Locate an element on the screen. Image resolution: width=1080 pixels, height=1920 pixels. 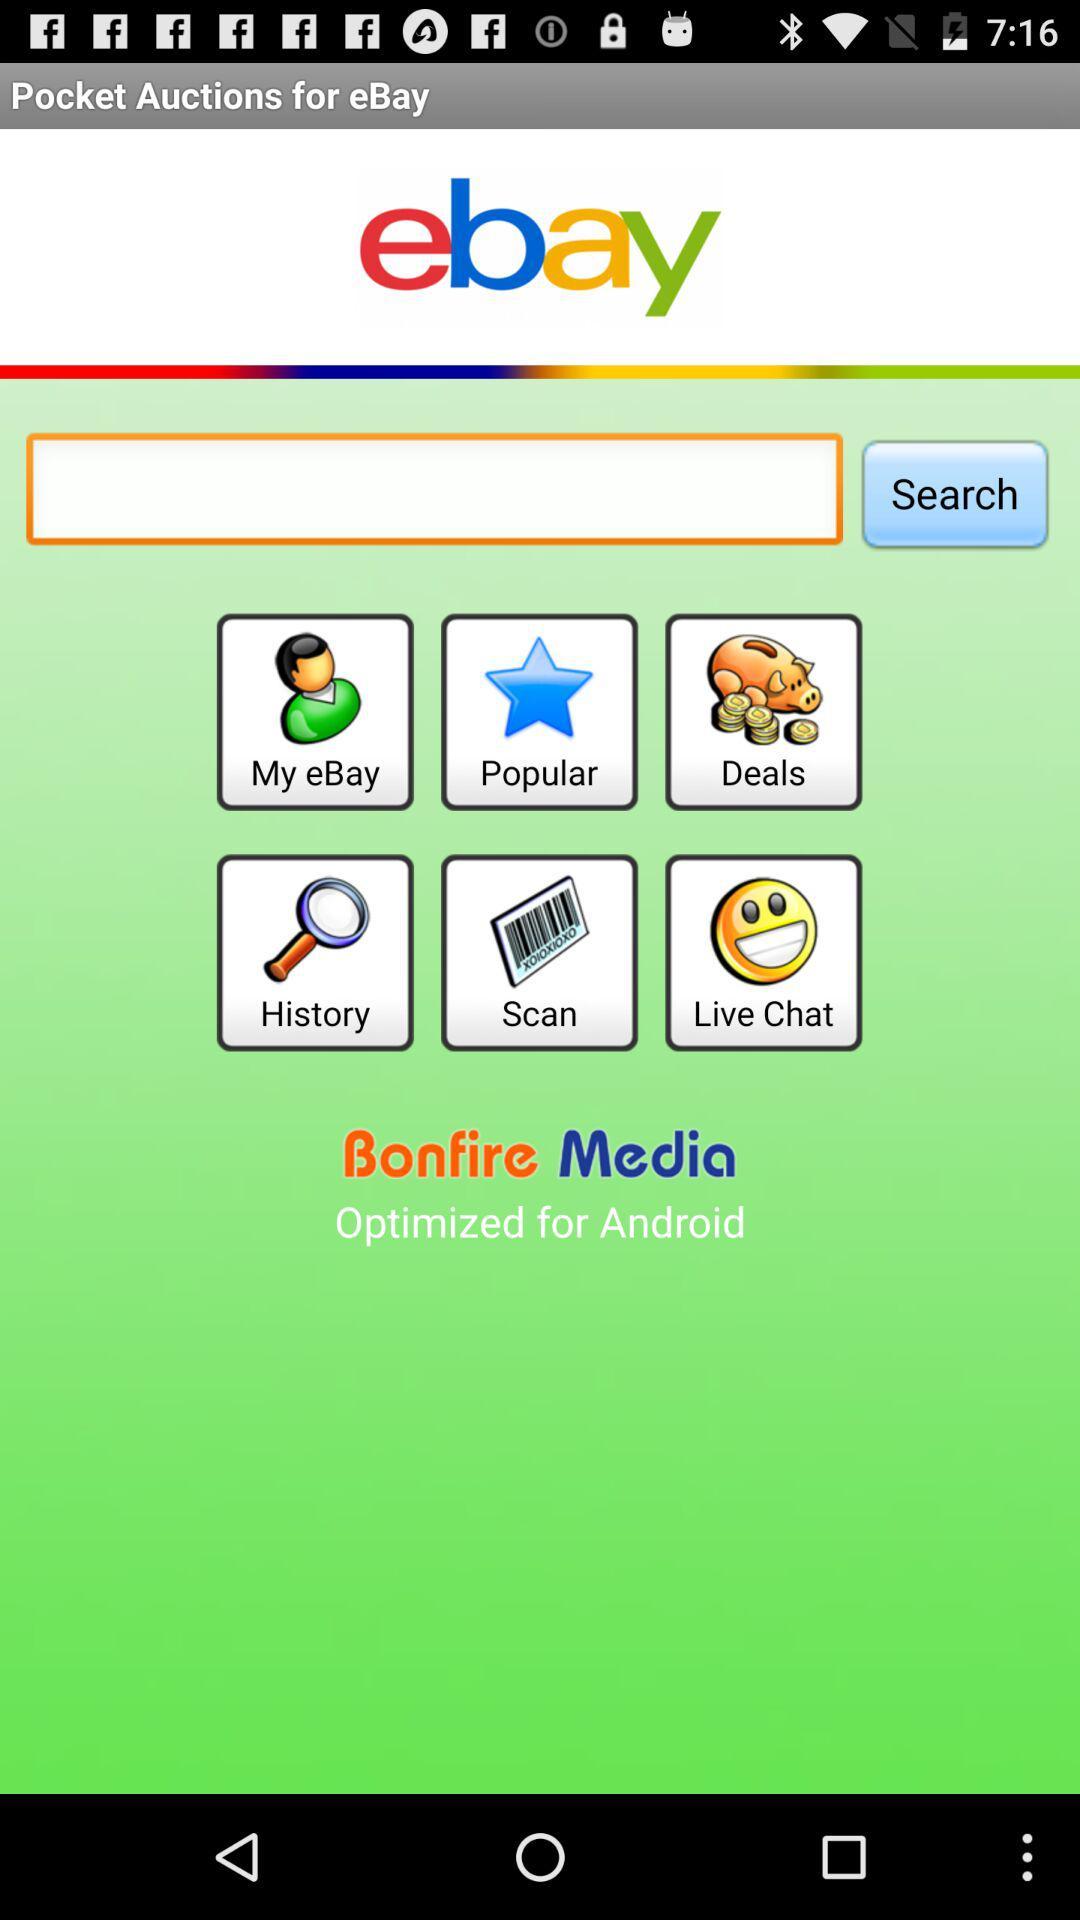
item to the right of the history button is located at coordinates (538, 951).